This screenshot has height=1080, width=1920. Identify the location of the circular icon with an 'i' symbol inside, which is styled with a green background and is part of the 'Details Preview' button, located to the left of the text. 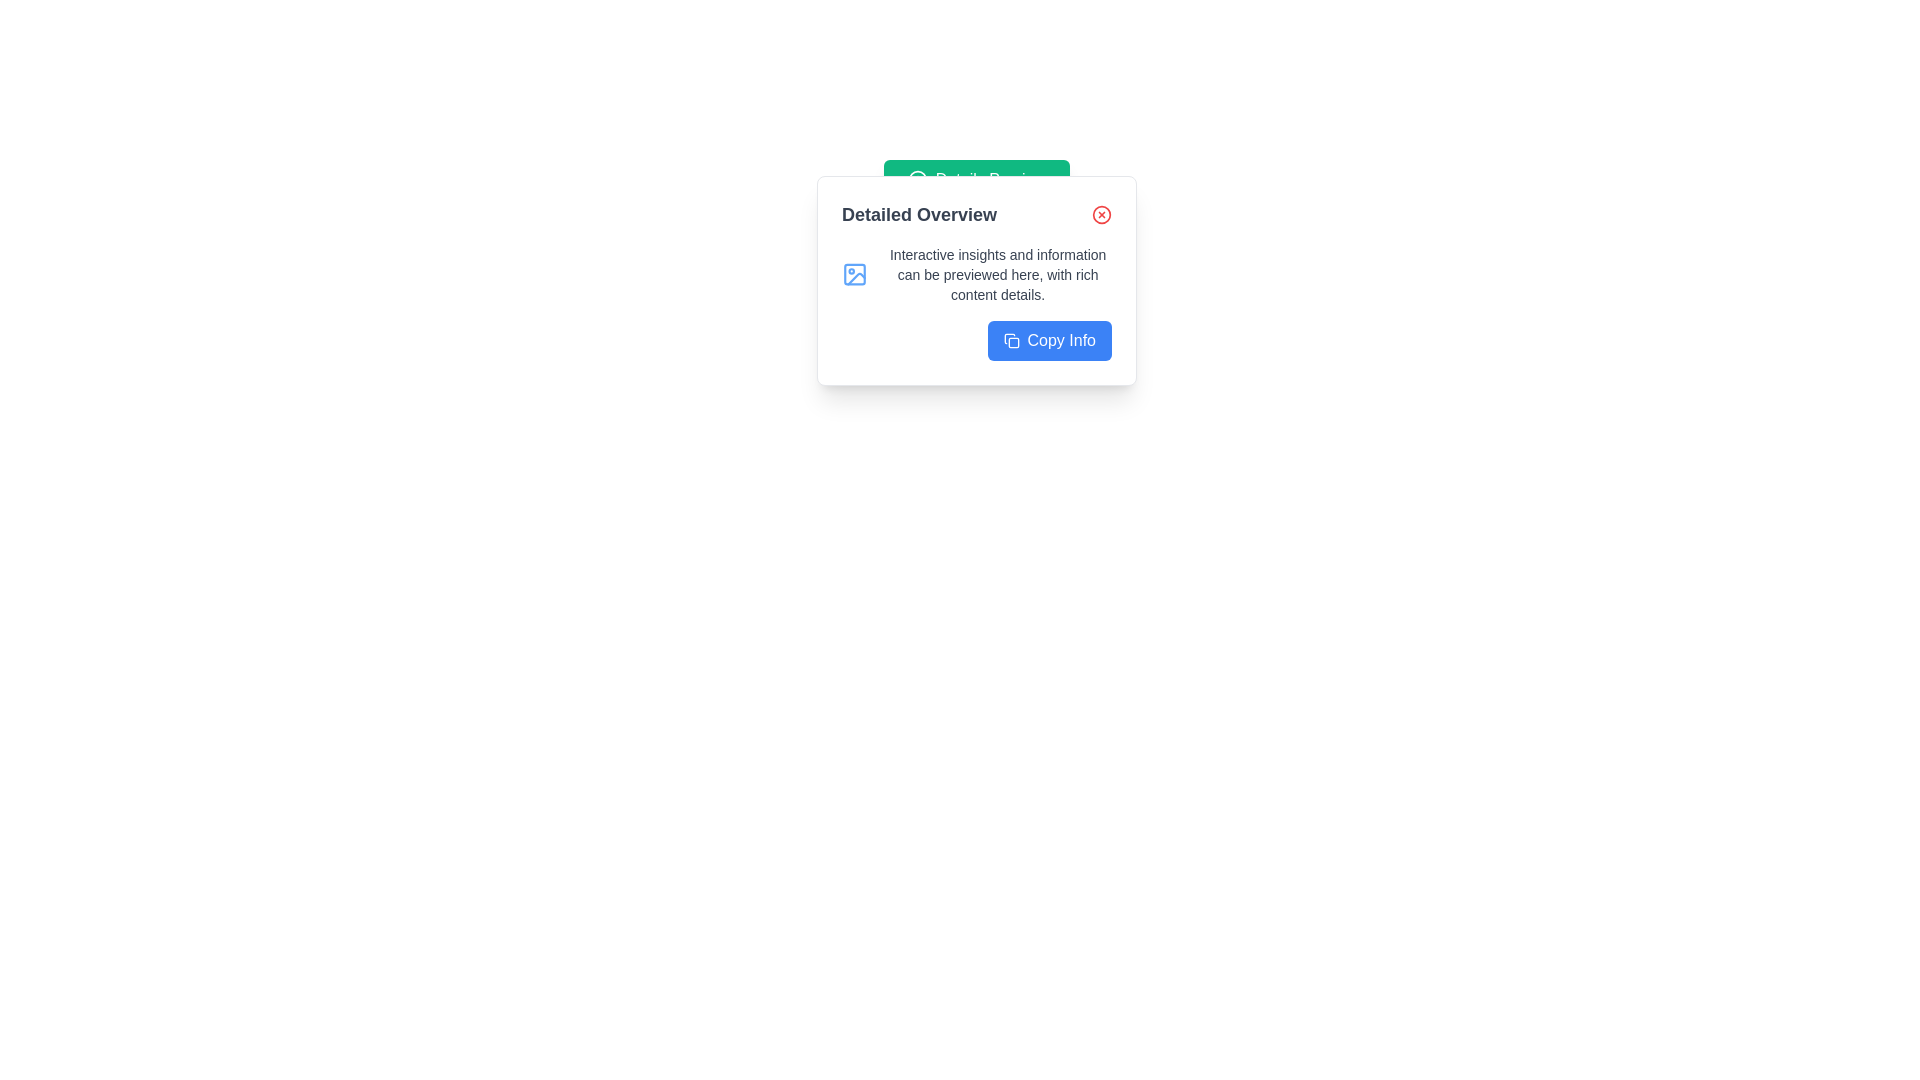
(916, 180).